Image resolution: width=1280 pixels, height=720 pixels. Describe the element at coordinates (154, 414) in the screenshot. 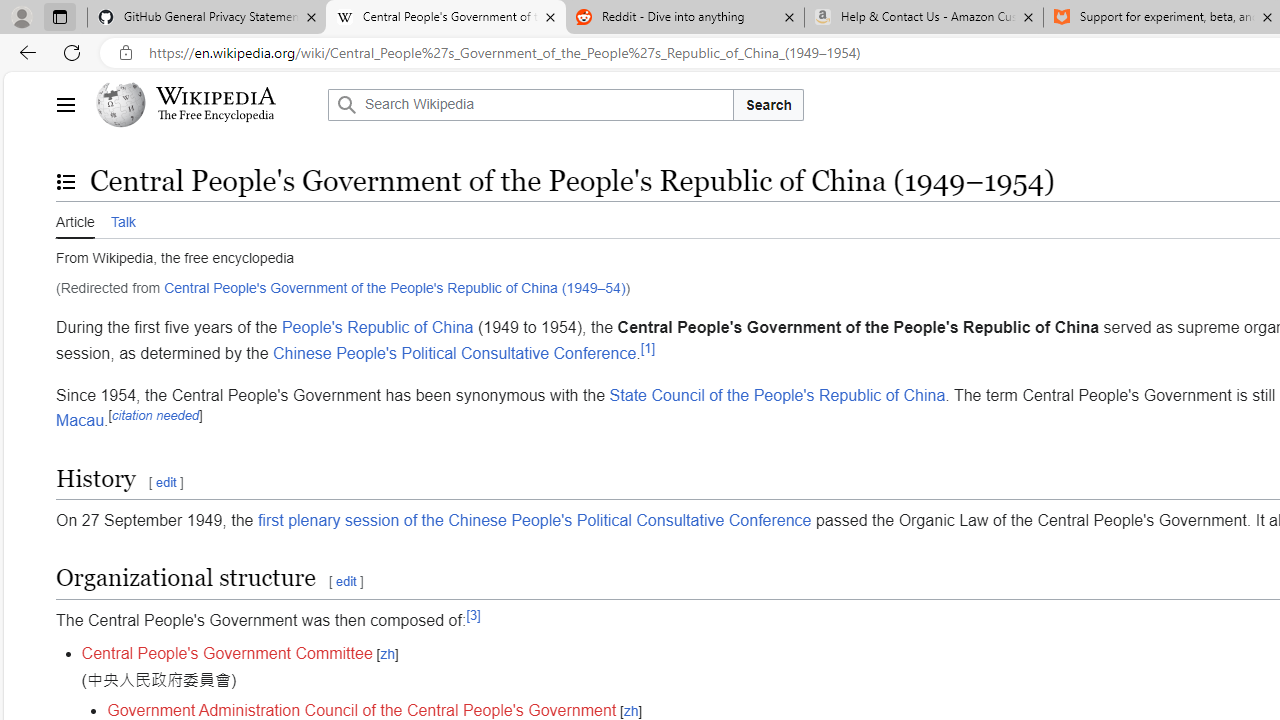

I see `'citation needed'` at that location.